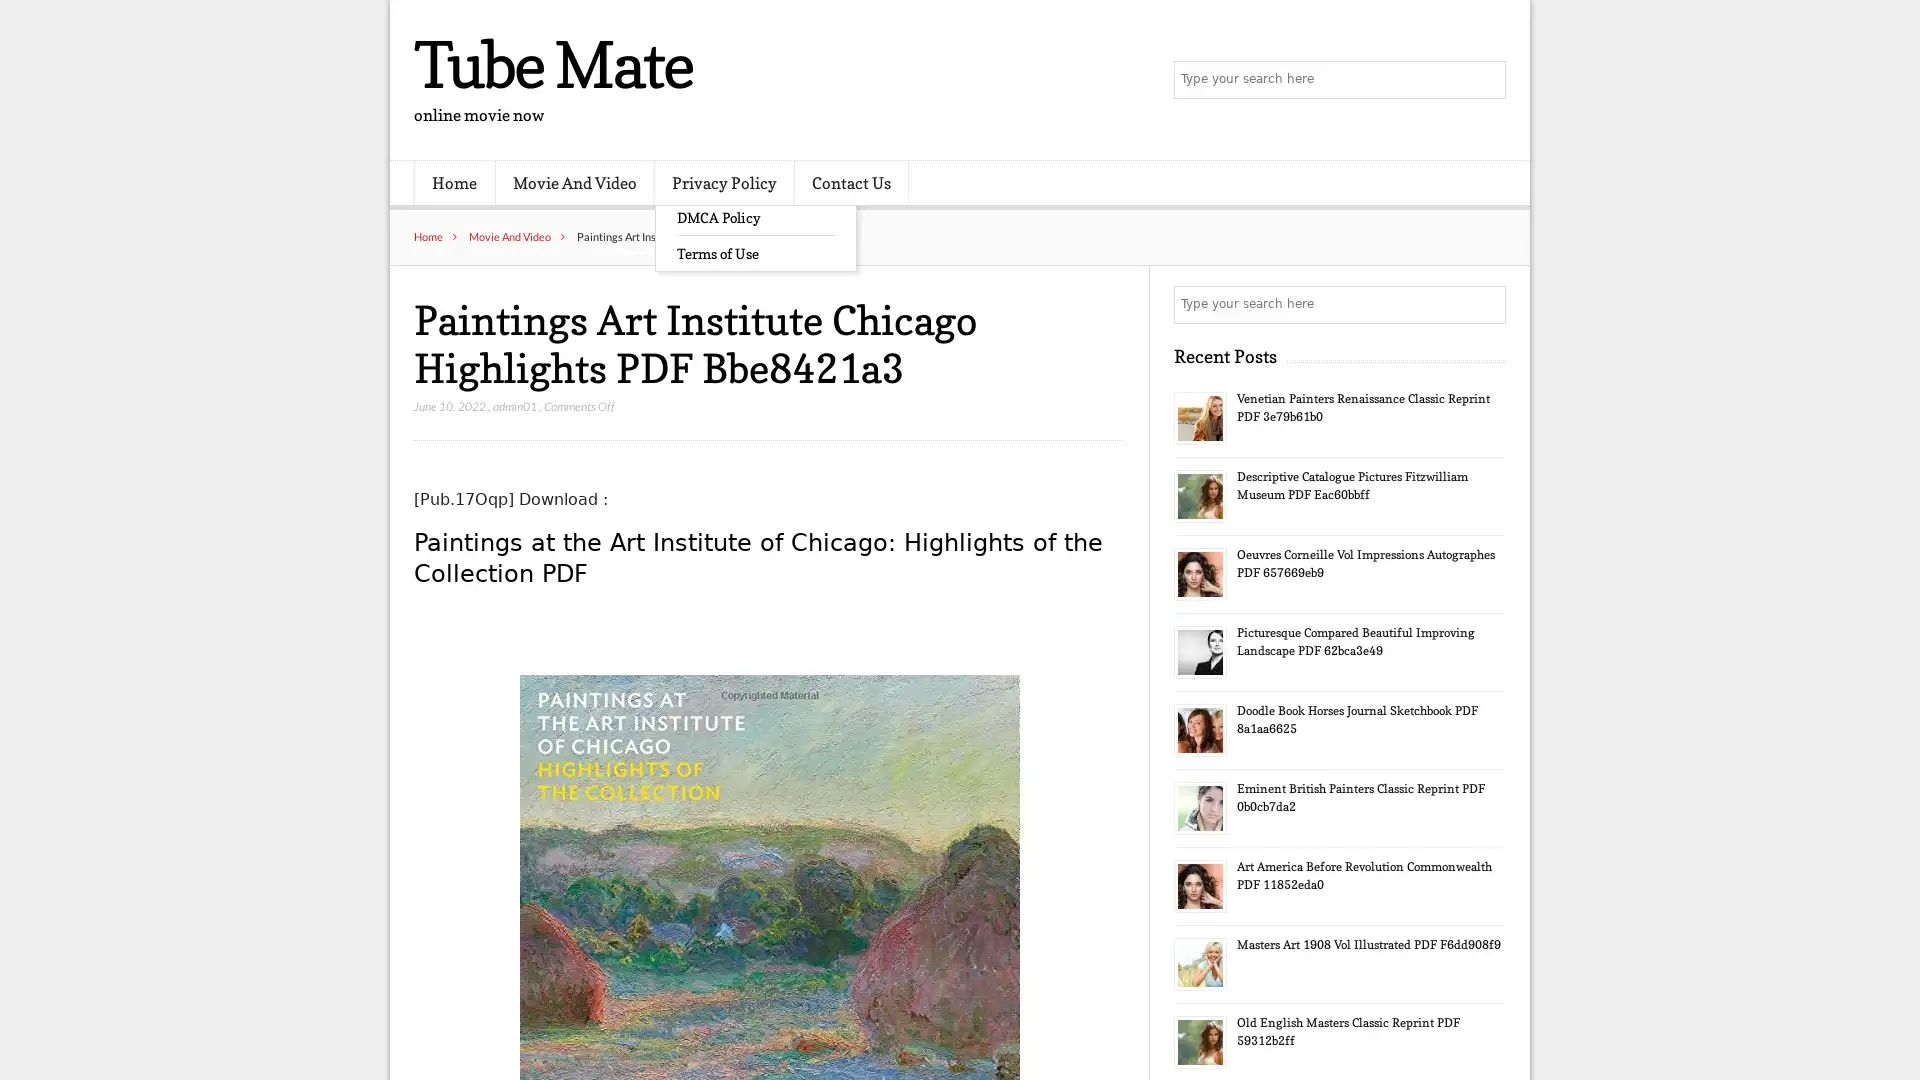 The height and width of the screenshot is (1080, 1920). Describe the element at coordinates (1485, 80) in the screenshot. I see `Search` at that location.